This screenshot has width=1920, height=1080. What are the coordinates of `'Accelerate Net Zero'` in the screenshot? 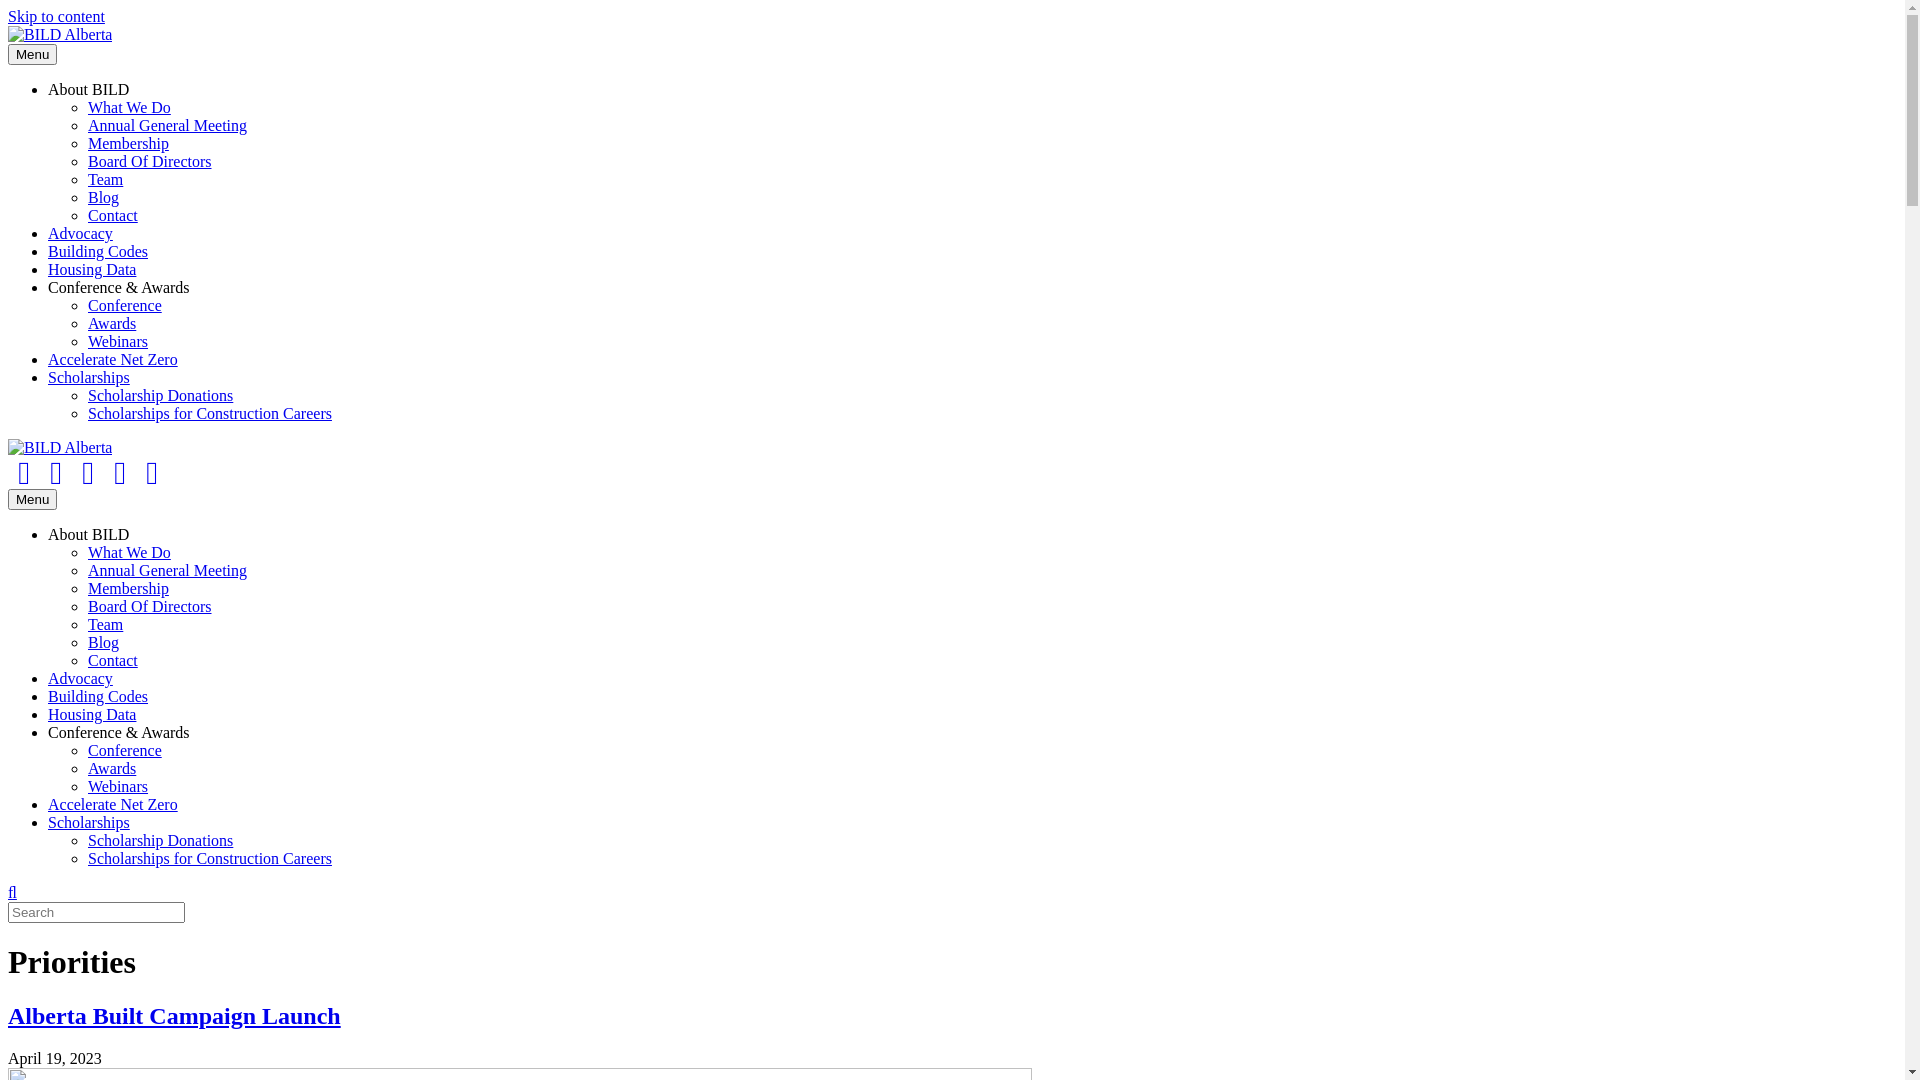 It's located at (48, 803).